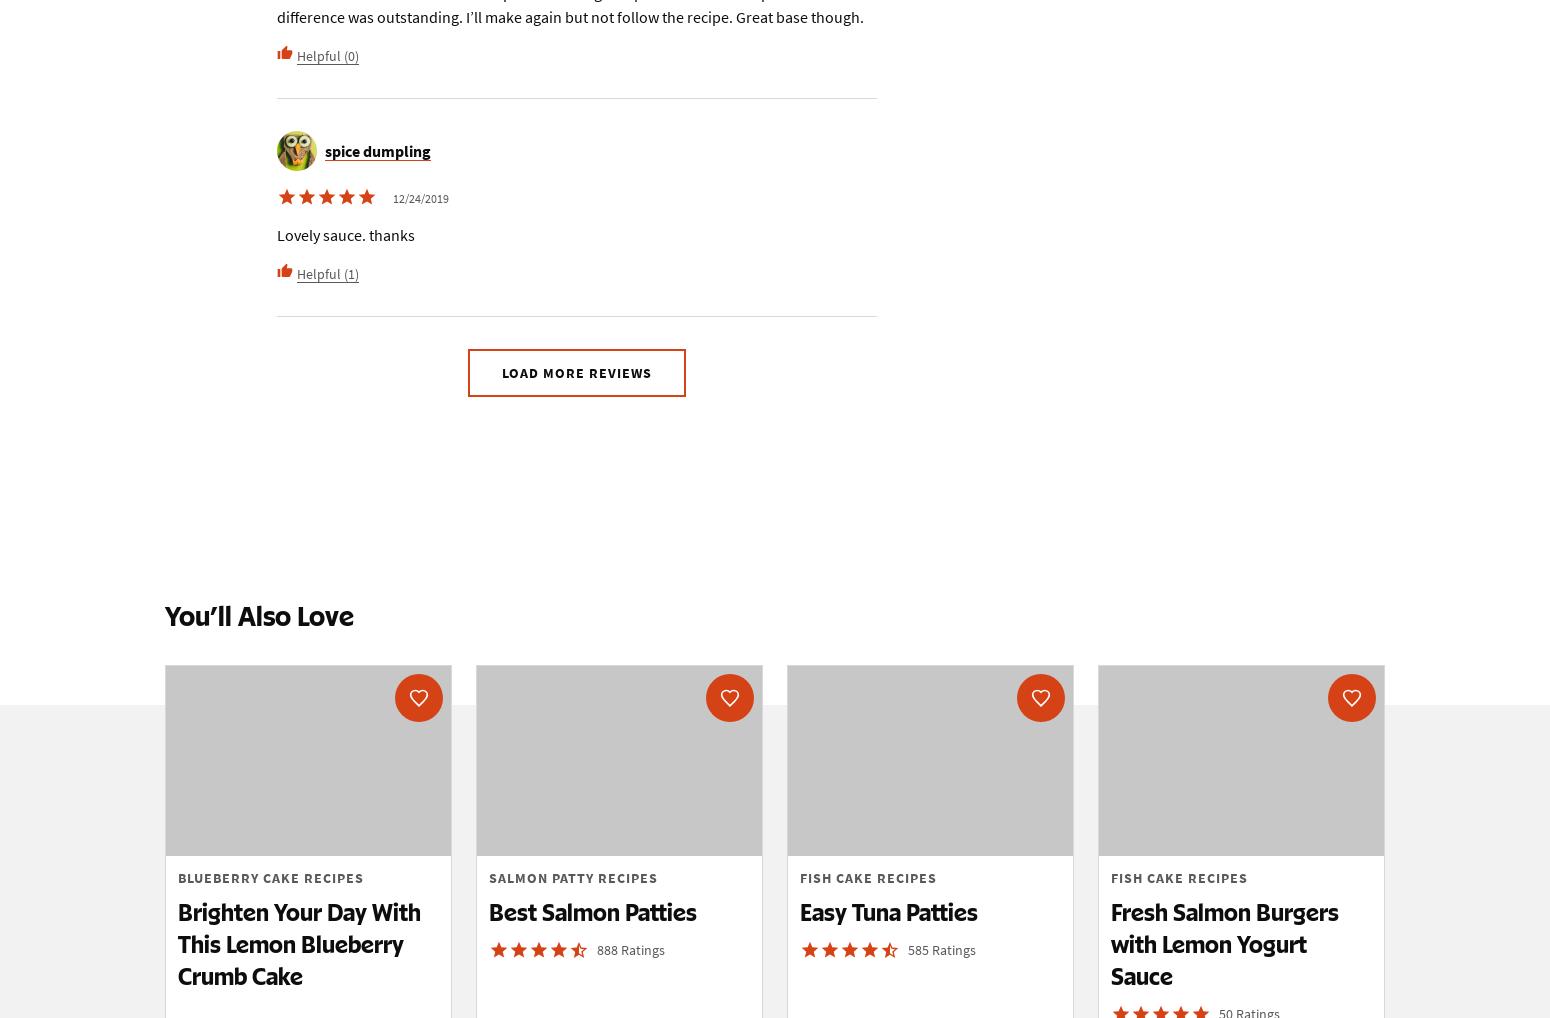 This screenshot has height=1018, width=1550. What do you see at coordinates (377, 149) in the screenshot?
I see `'spice dumpling'` at bounding box center [377, 149].